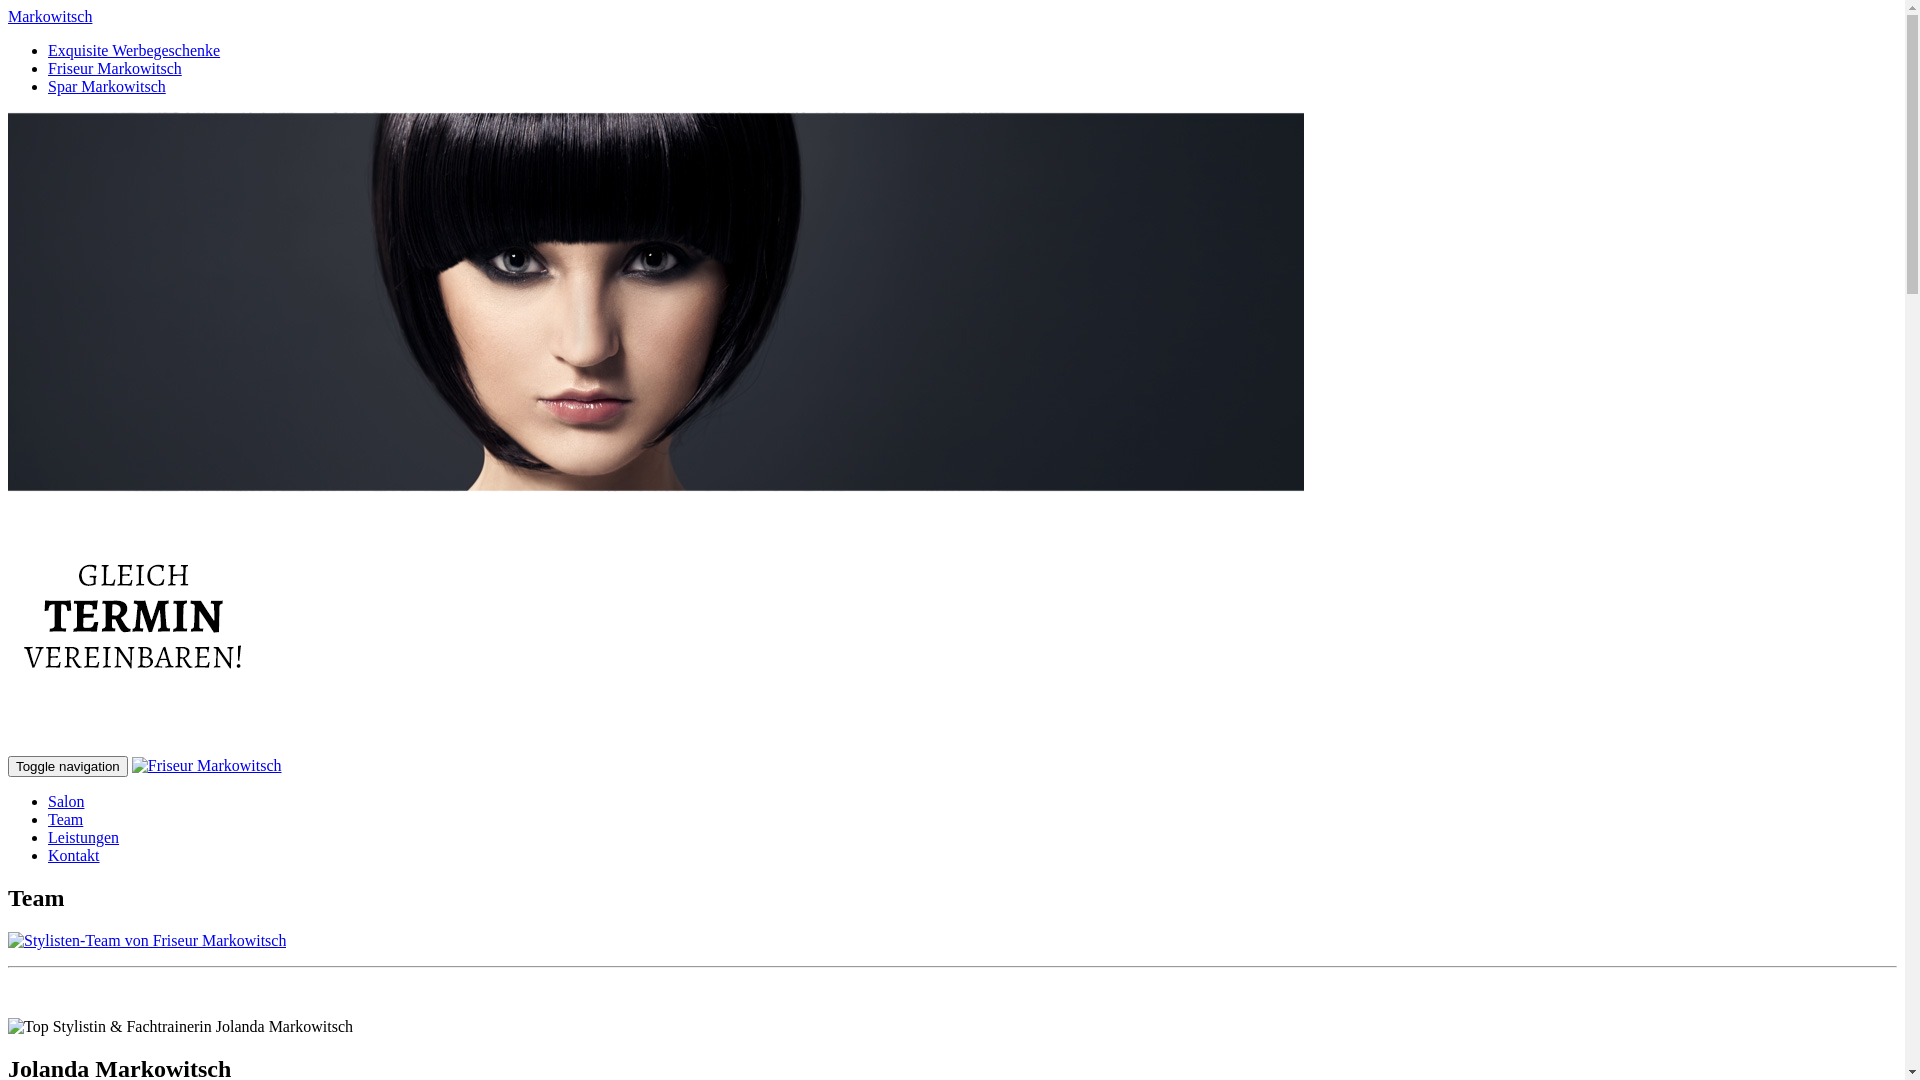 The width and height of the screenshot is (1920, 1080). I want to click on 'Salon', so click(66, 800).